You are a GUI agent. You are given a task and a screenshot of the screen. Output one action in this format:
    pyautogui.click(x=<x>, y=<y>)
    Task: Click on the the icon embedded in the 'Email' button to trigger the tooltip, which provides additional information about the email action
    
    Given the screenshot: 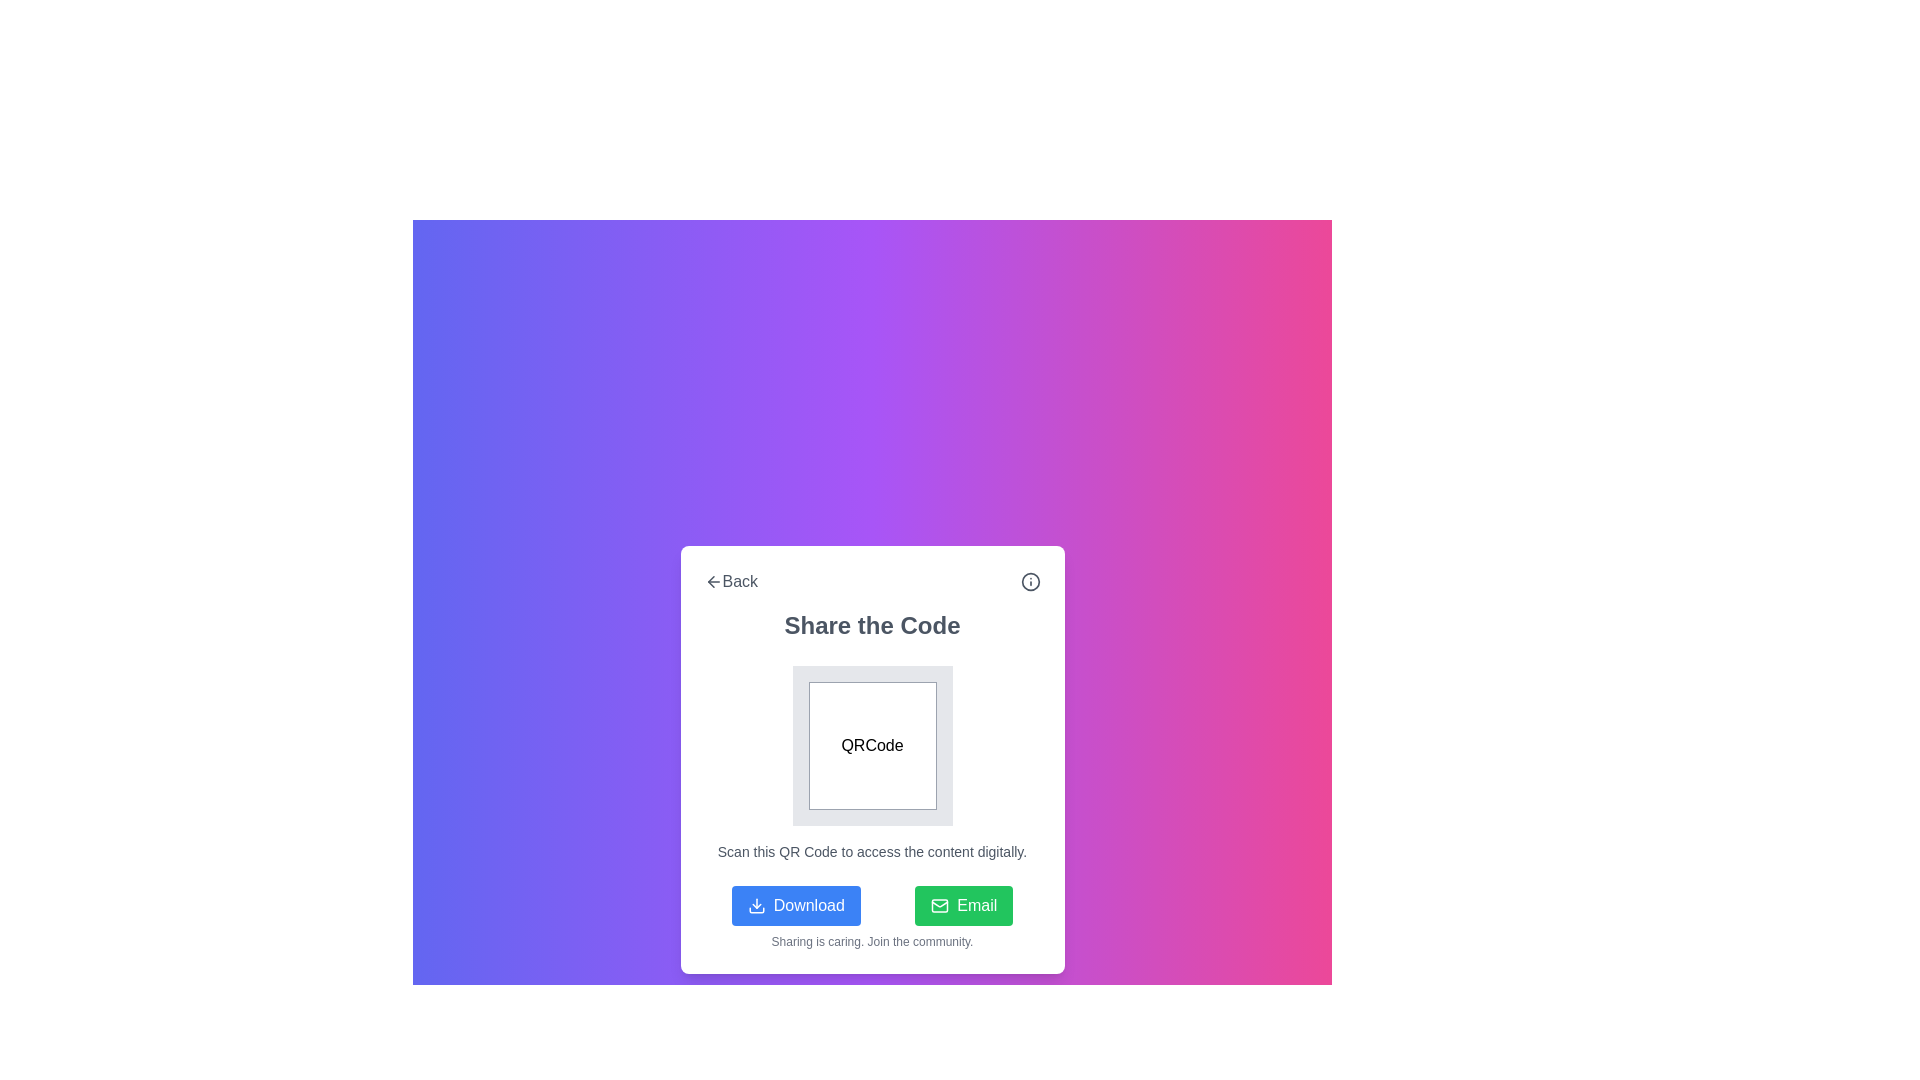 What is the action you would take?
    pyautogui.click(x=939, y=906)
    